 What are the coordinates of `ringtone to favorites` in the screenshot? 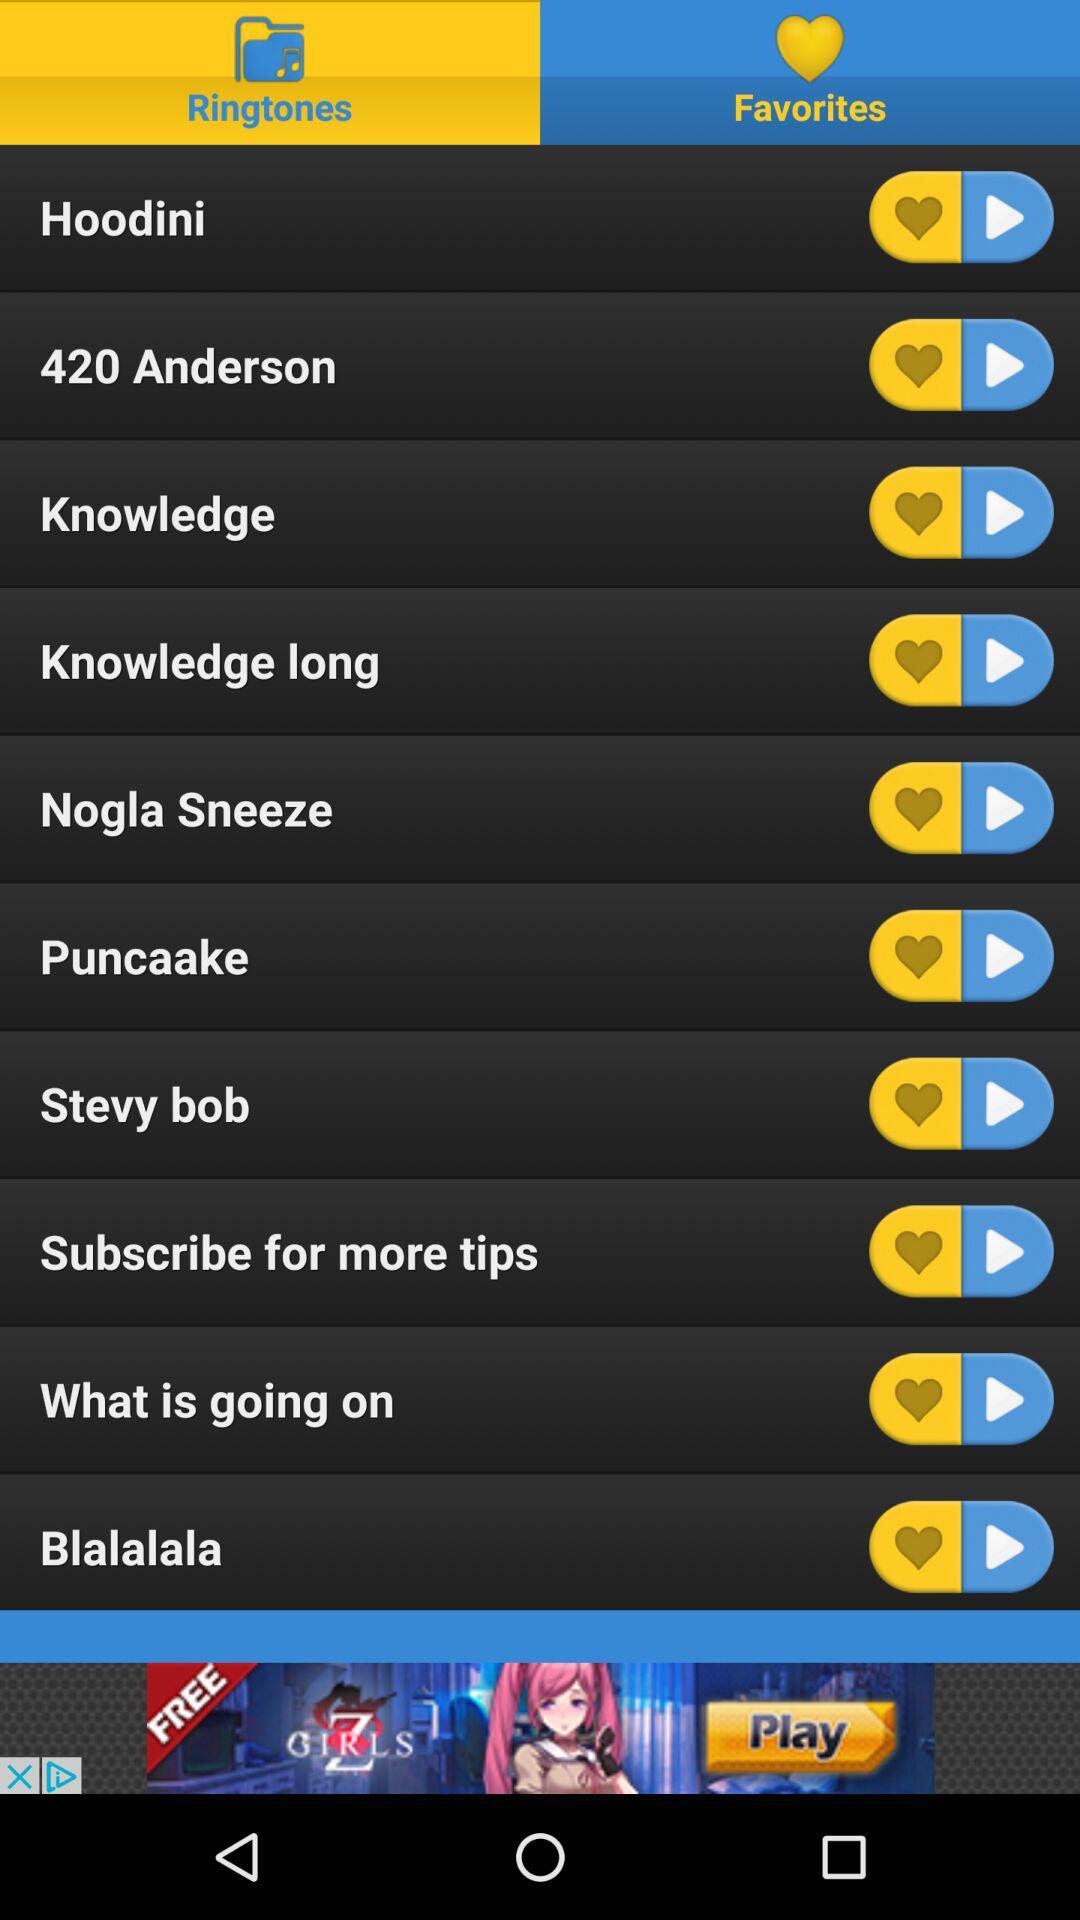 It's located at (915, 1398).